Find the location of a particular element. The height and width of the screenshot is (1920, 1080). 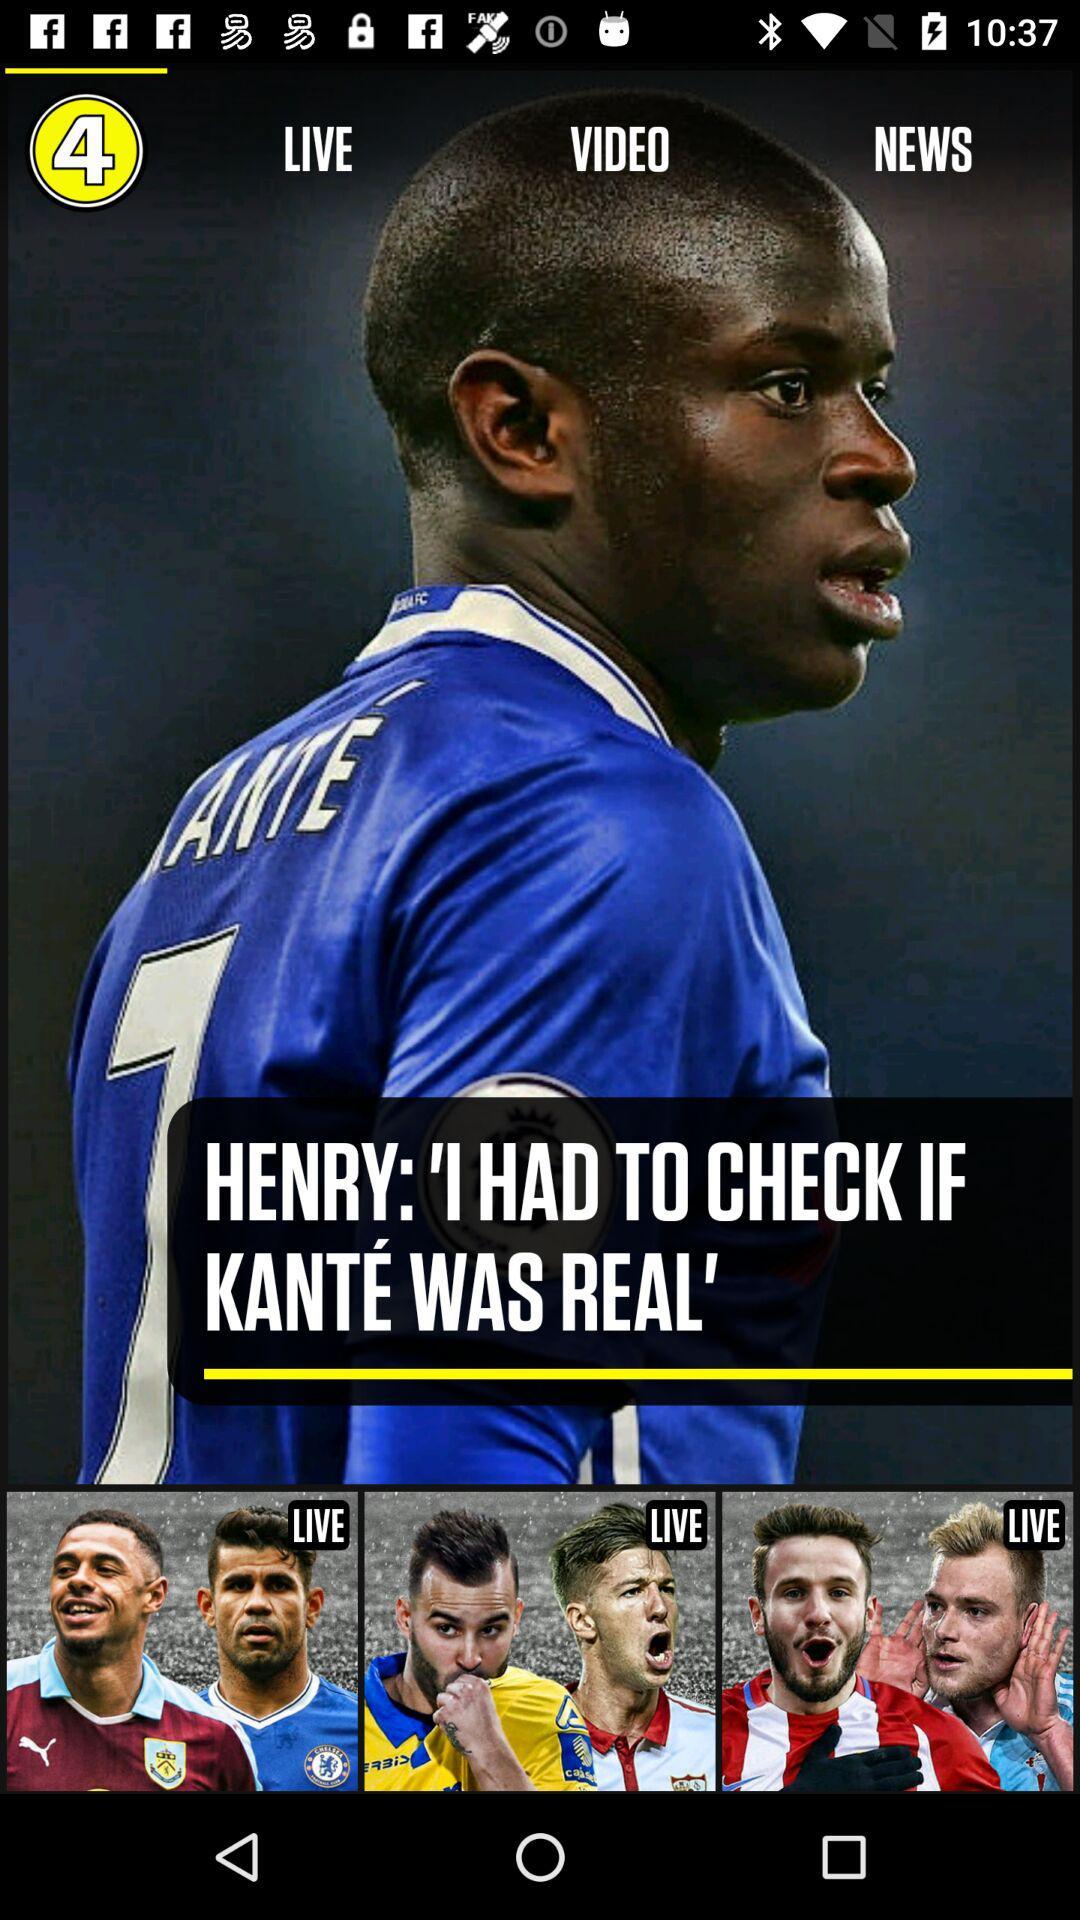

the item to the left of the news app is located at coordinates (619, 149).